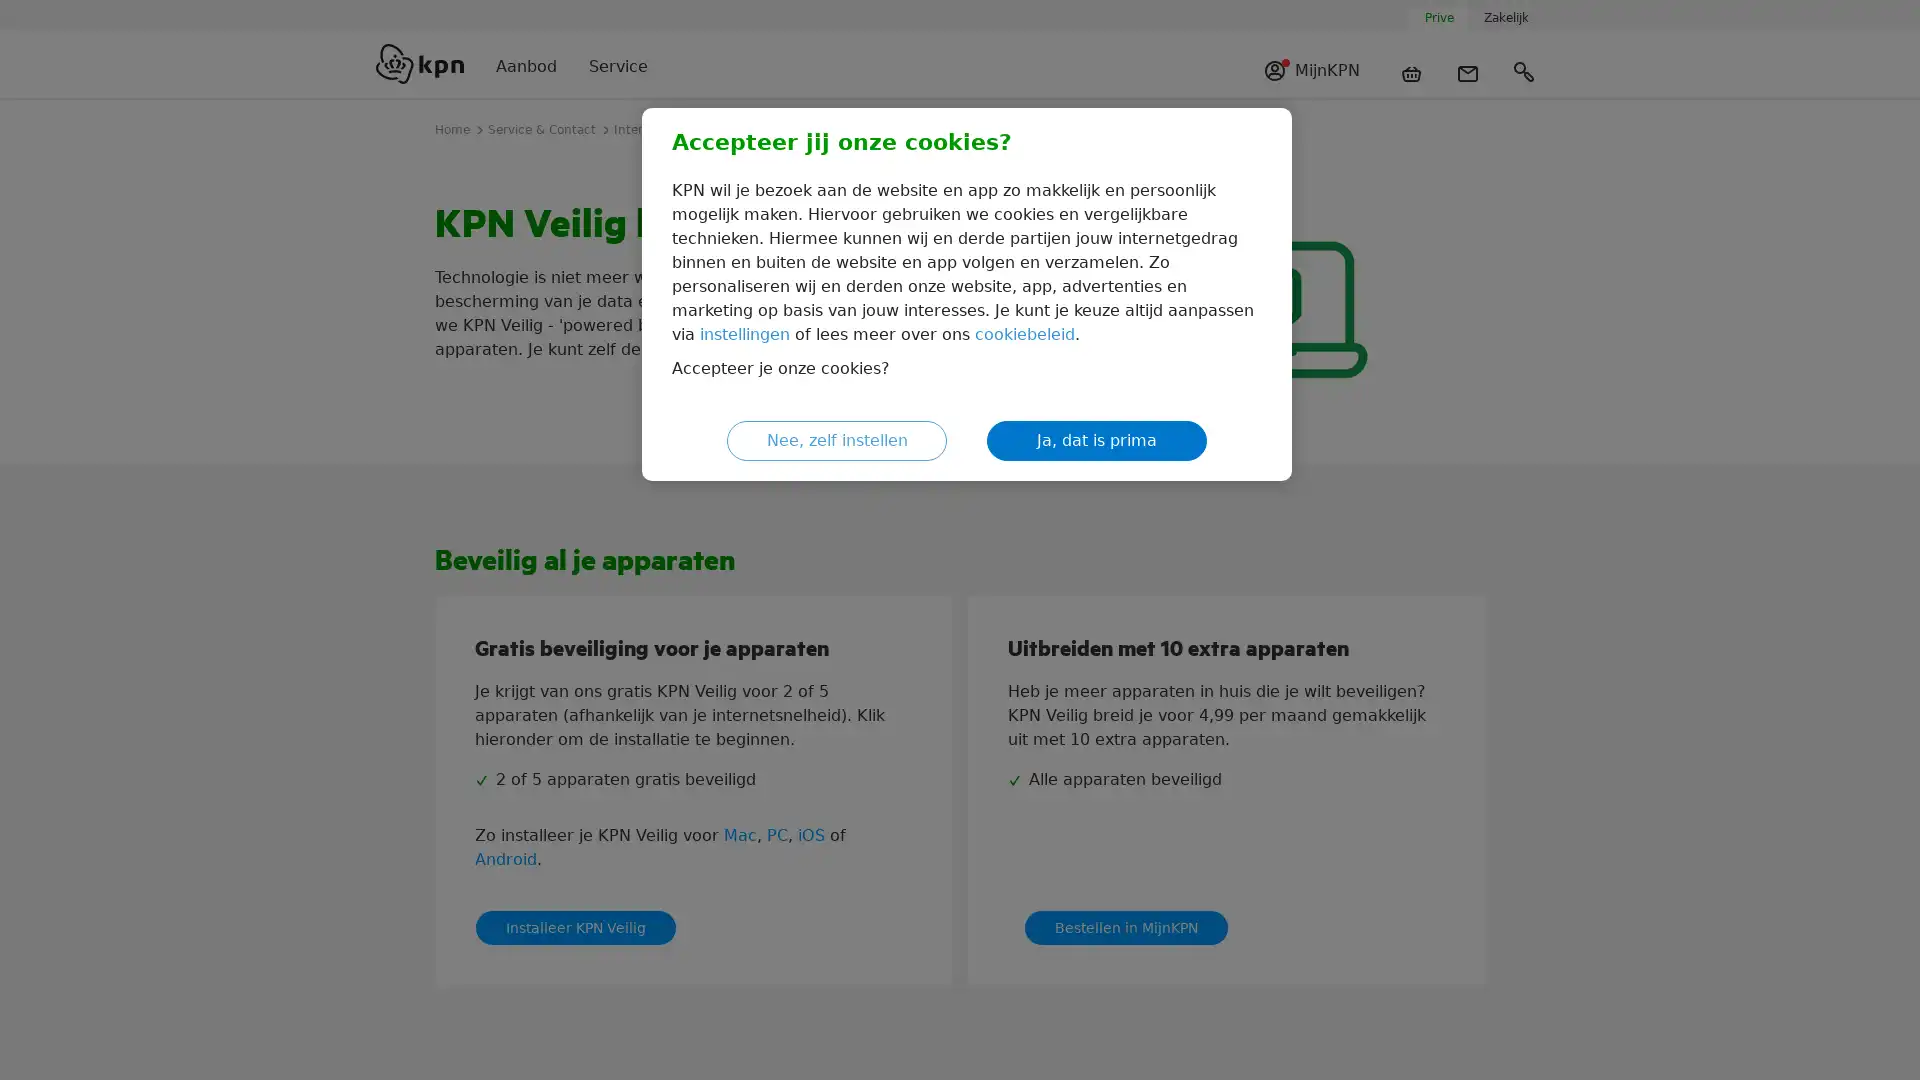 Image resolution: width=1920 pixels, height=1080 pixels. What do you see at coordinates (1313, 61) in the screenshot?
I see `MijnKPN` at bounding box center [1313, 61].